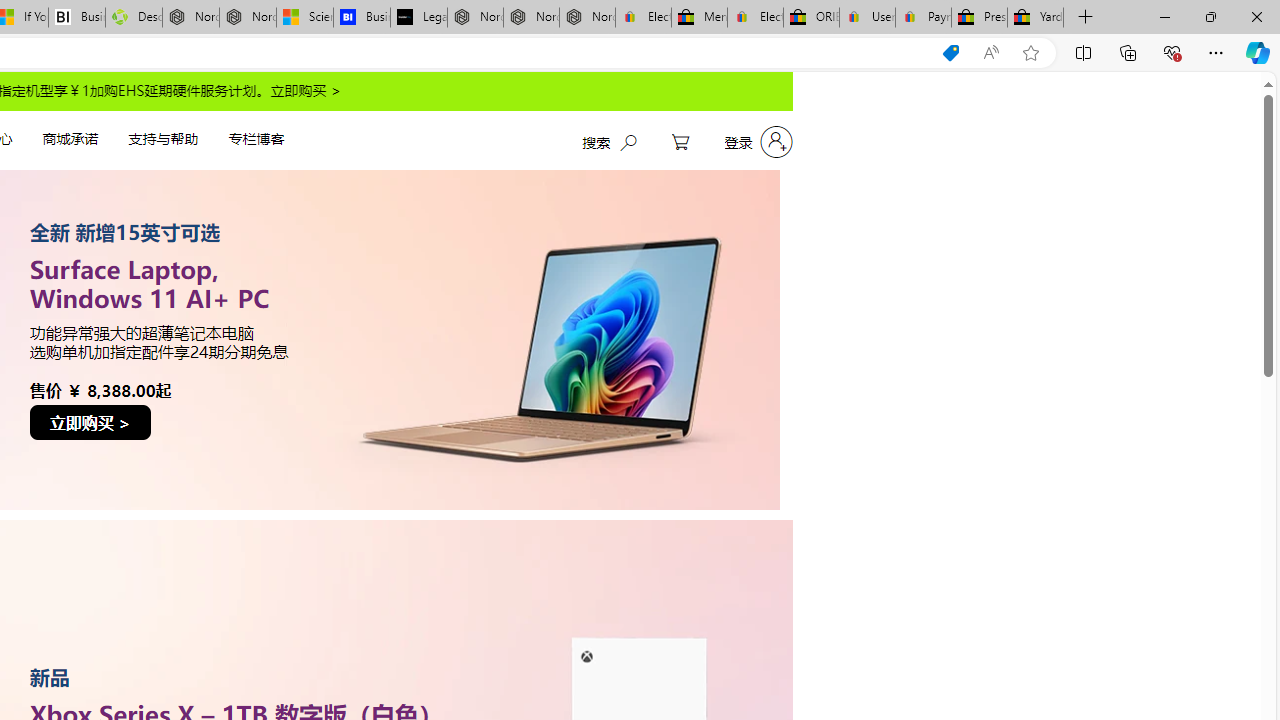 This screenshot has width=1280, height=720. I want to click on 'Press Room - eBay Inc.', so click(979, 17).